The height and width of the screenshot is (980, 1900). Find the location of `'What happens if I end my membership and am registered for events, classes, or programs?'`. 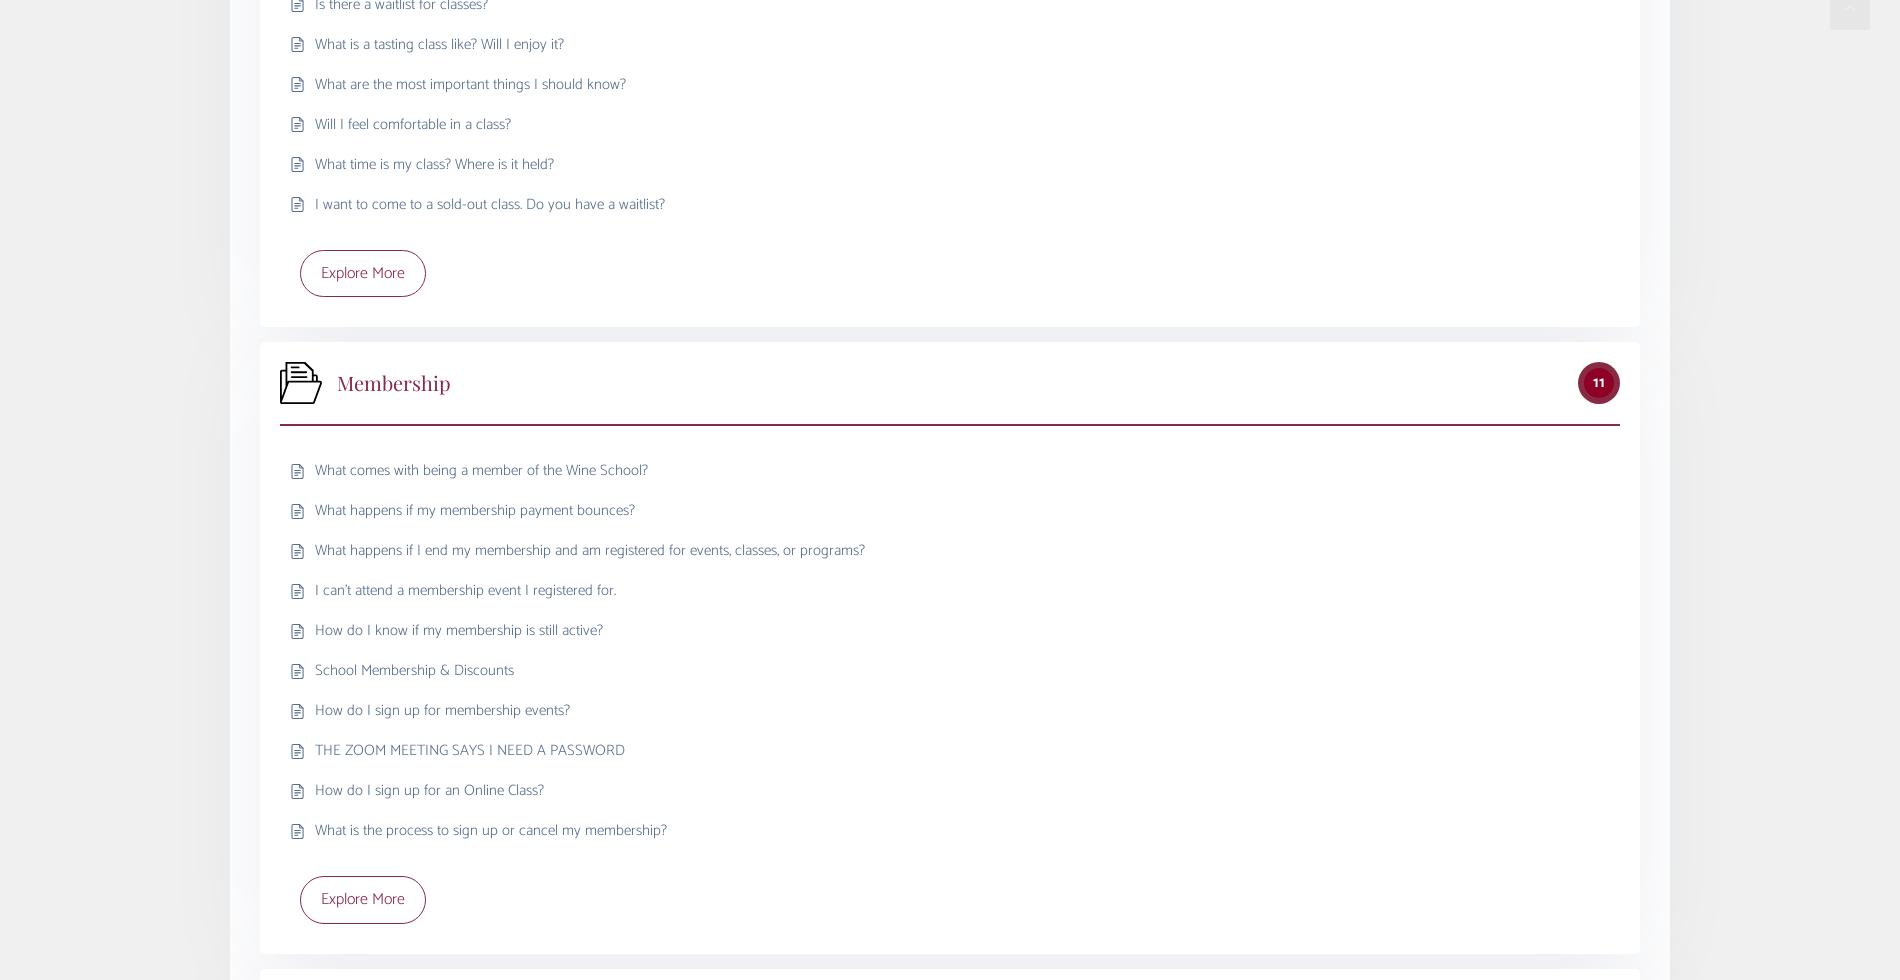

'What happens if I end my membership and am registered for events, classes, or programs?' is located at coordinates (589, 550).